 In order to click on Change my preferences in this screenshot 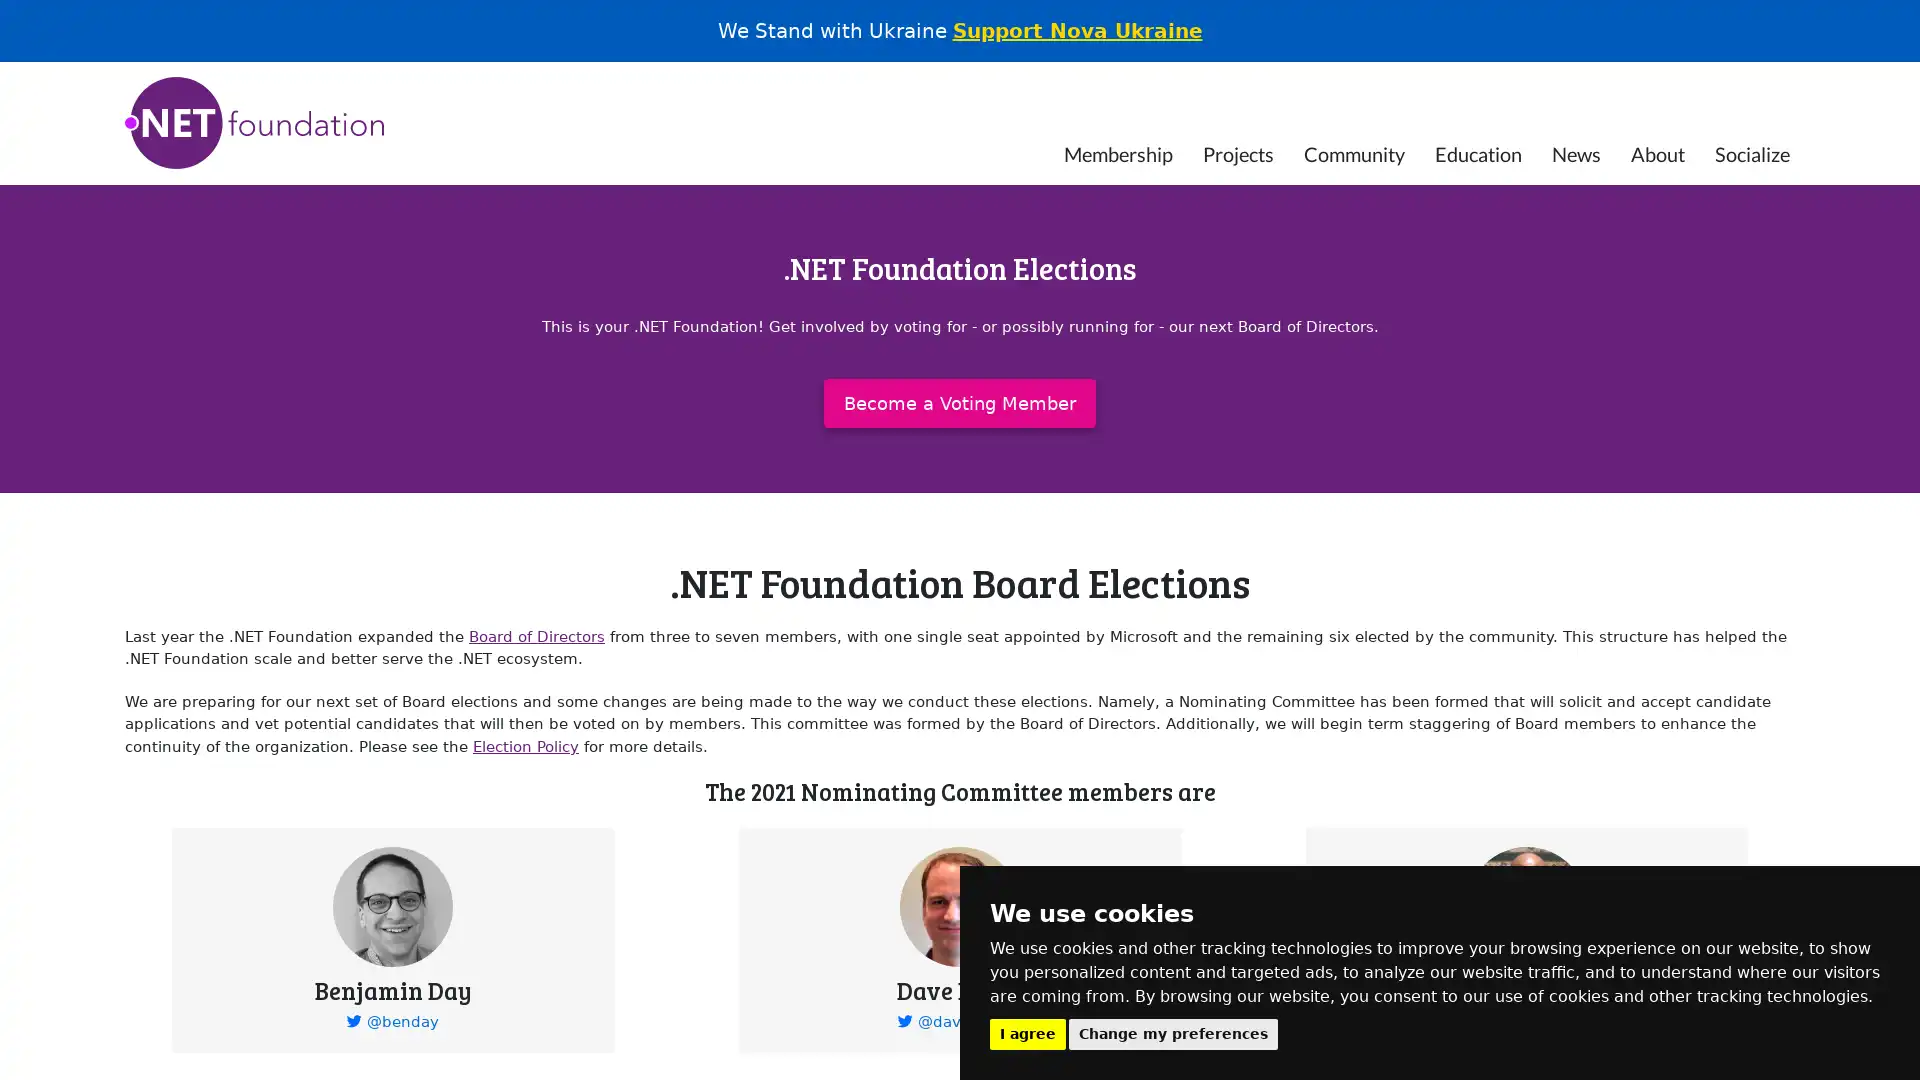, I will do `click(1172, 1034)`.